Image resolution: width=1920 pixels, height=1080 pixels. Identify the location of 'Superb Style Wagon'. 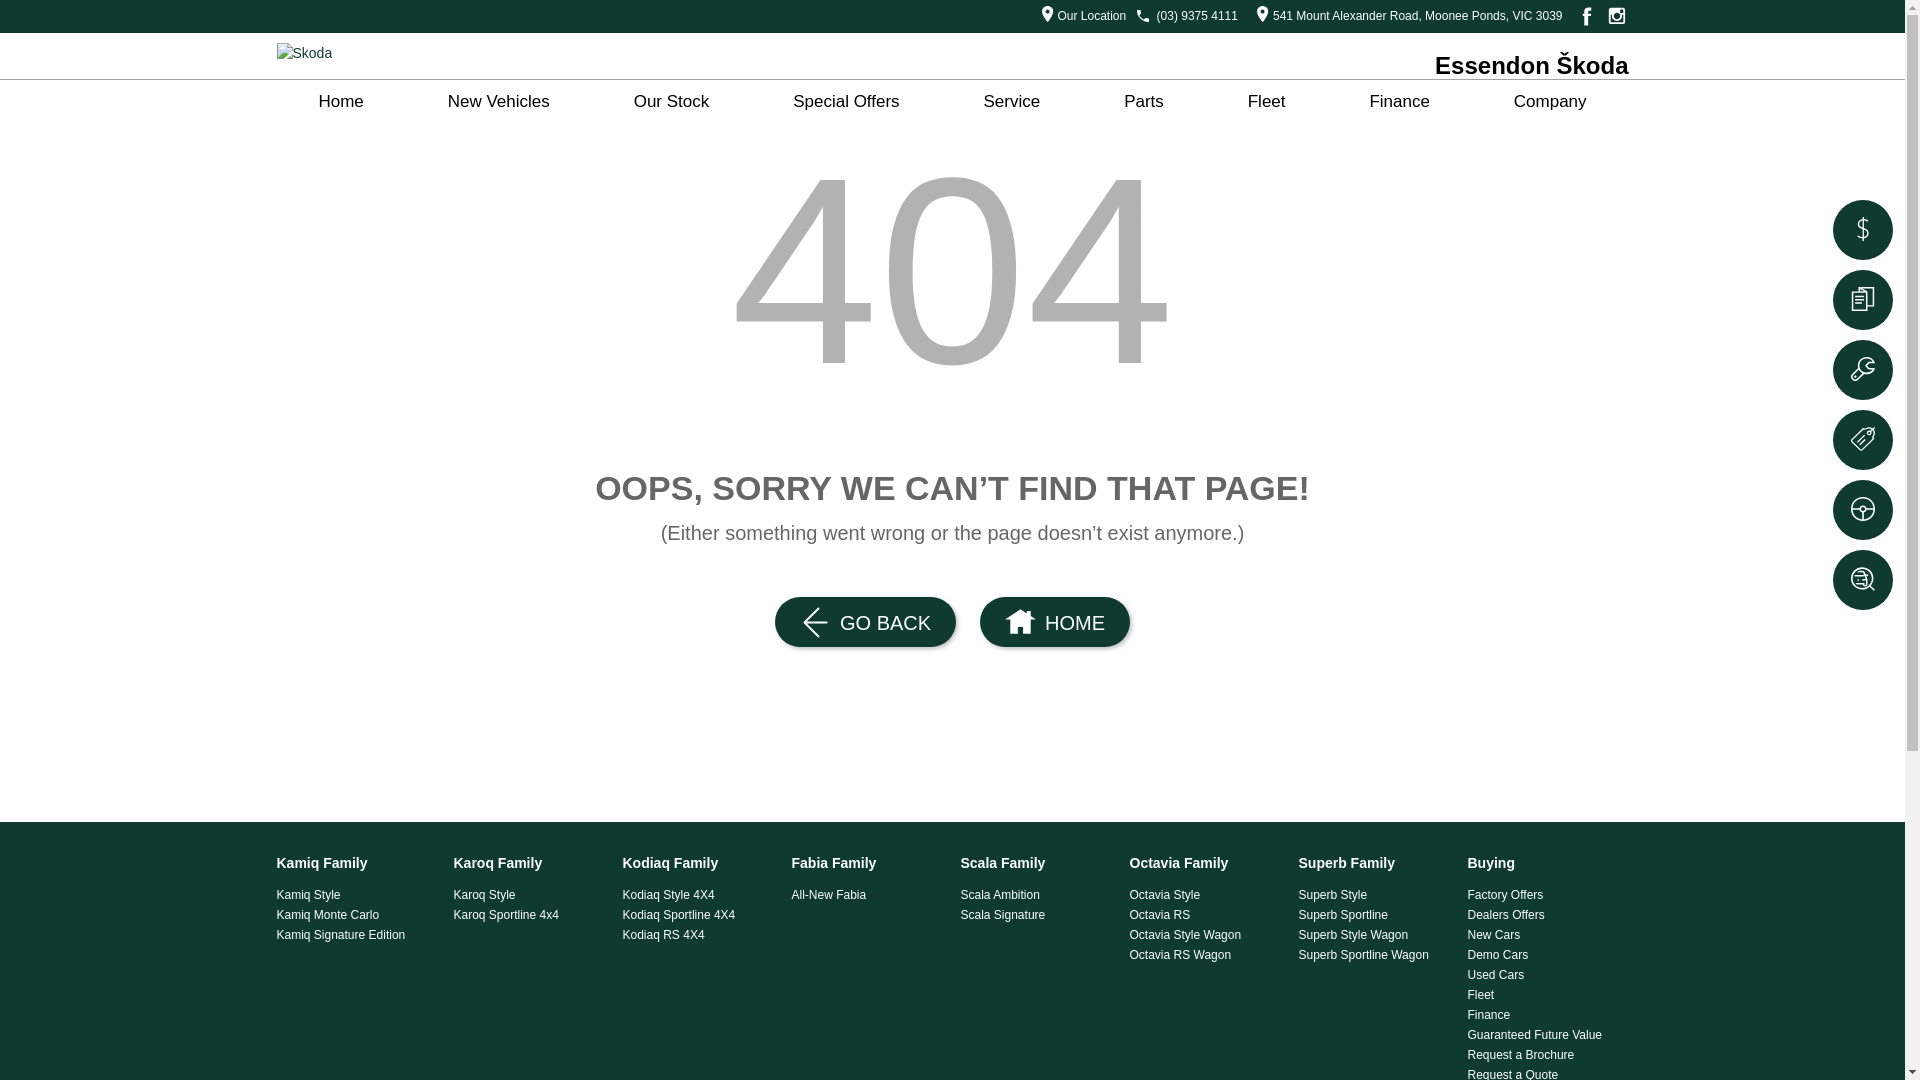
(1373, 934).